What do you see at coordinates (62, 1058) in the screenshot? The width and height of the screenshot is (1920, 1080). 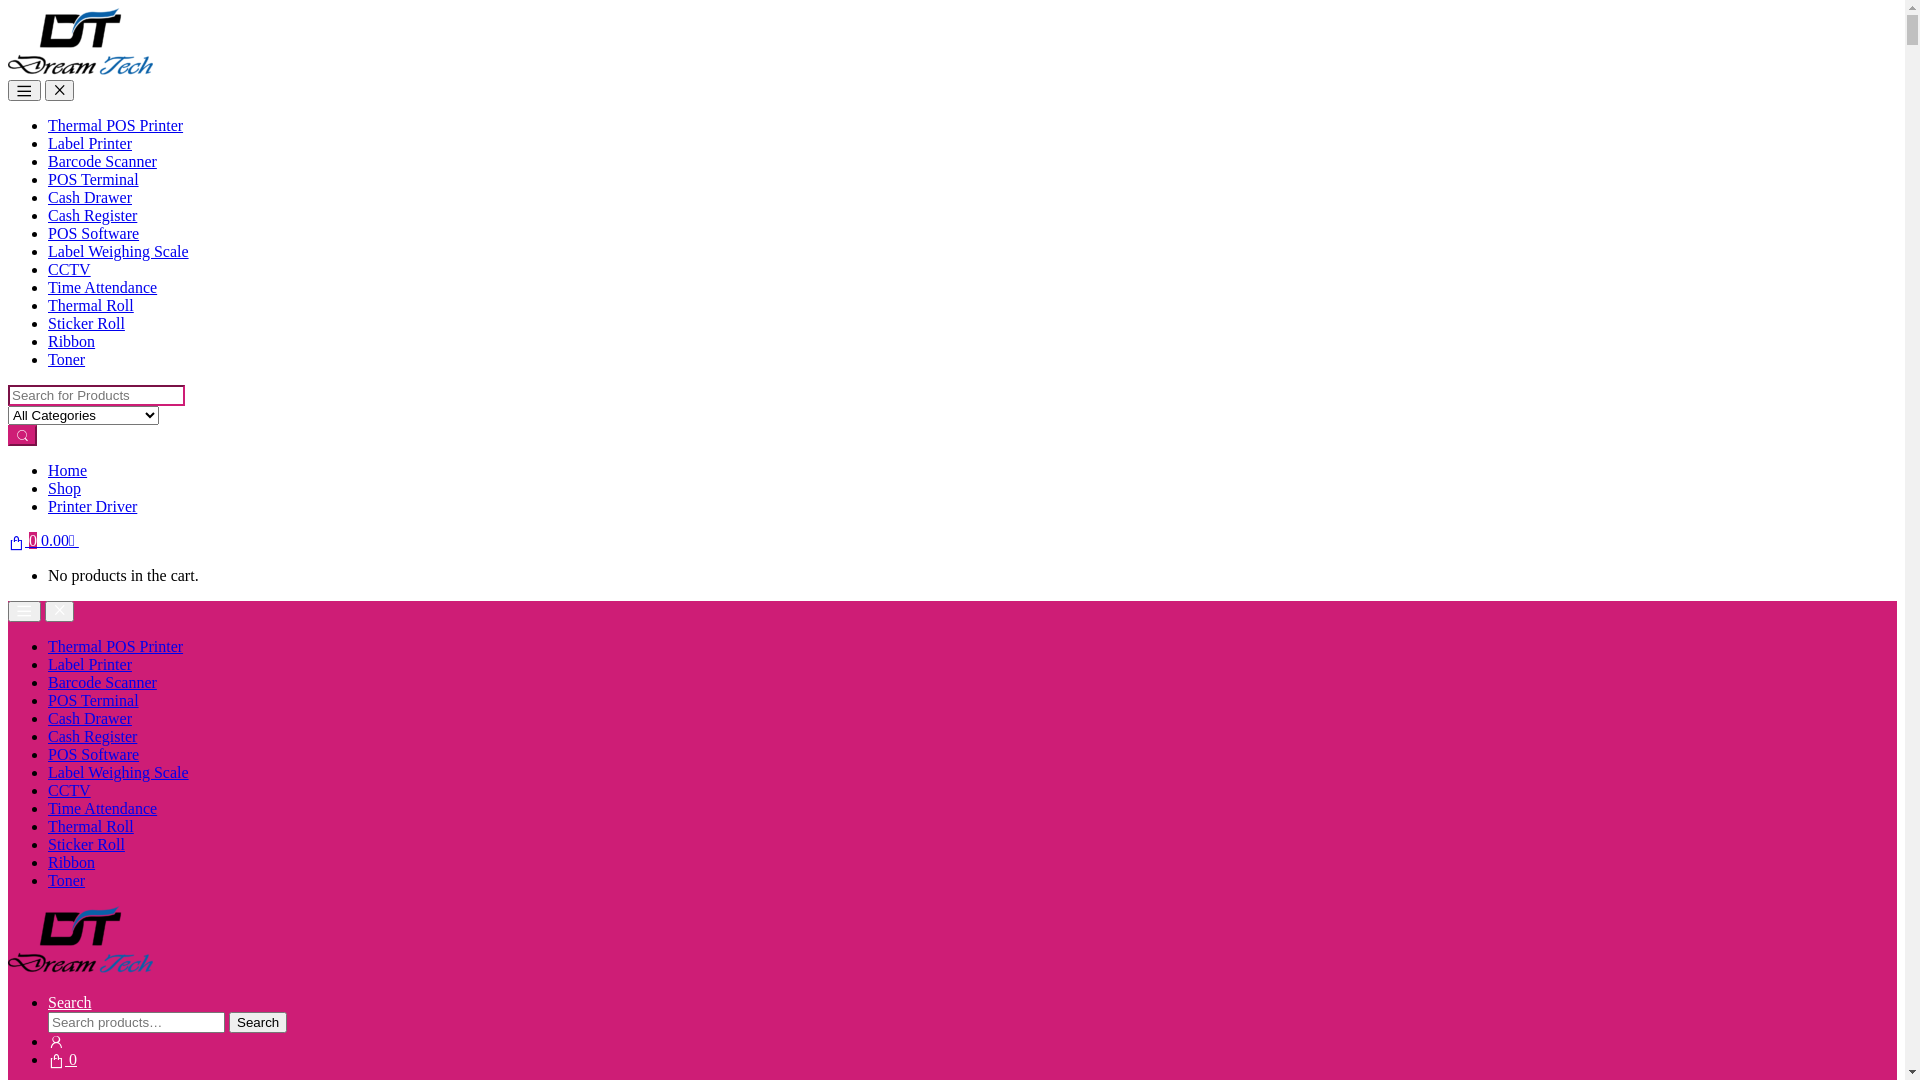 I see `'0'` at bounding box center [62, 1058].